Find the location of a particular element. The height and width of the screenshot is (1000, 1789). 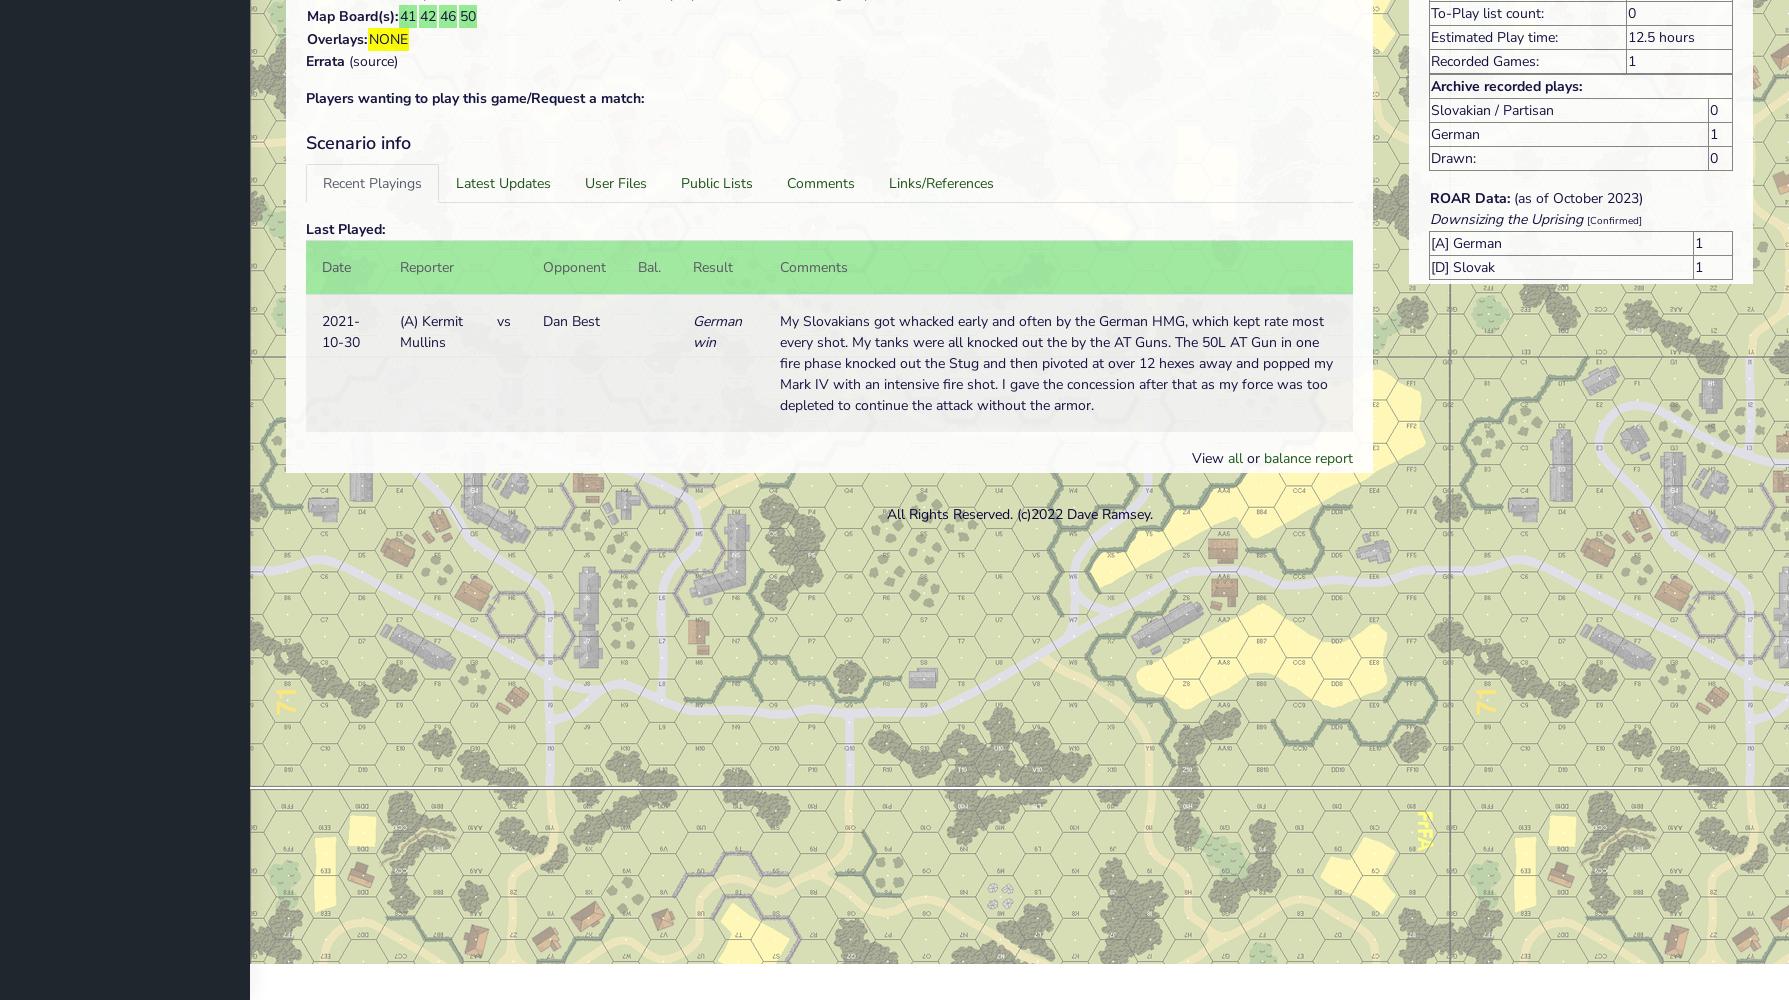

'Result' is located at coordinates (712, 267).